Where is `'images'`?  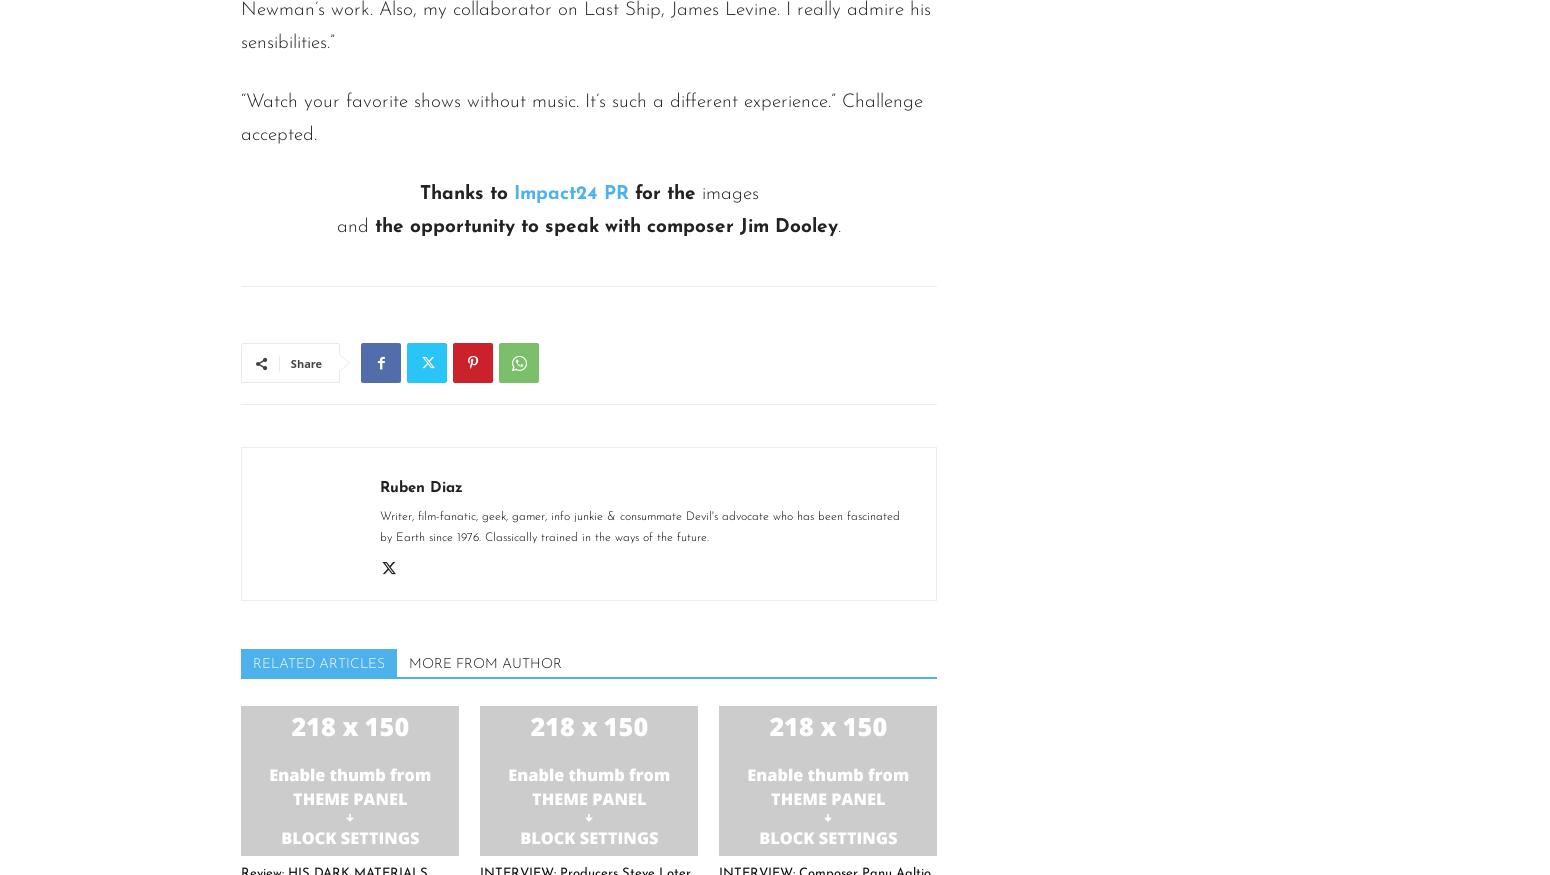 'images' is located at coordinates (729, 194).